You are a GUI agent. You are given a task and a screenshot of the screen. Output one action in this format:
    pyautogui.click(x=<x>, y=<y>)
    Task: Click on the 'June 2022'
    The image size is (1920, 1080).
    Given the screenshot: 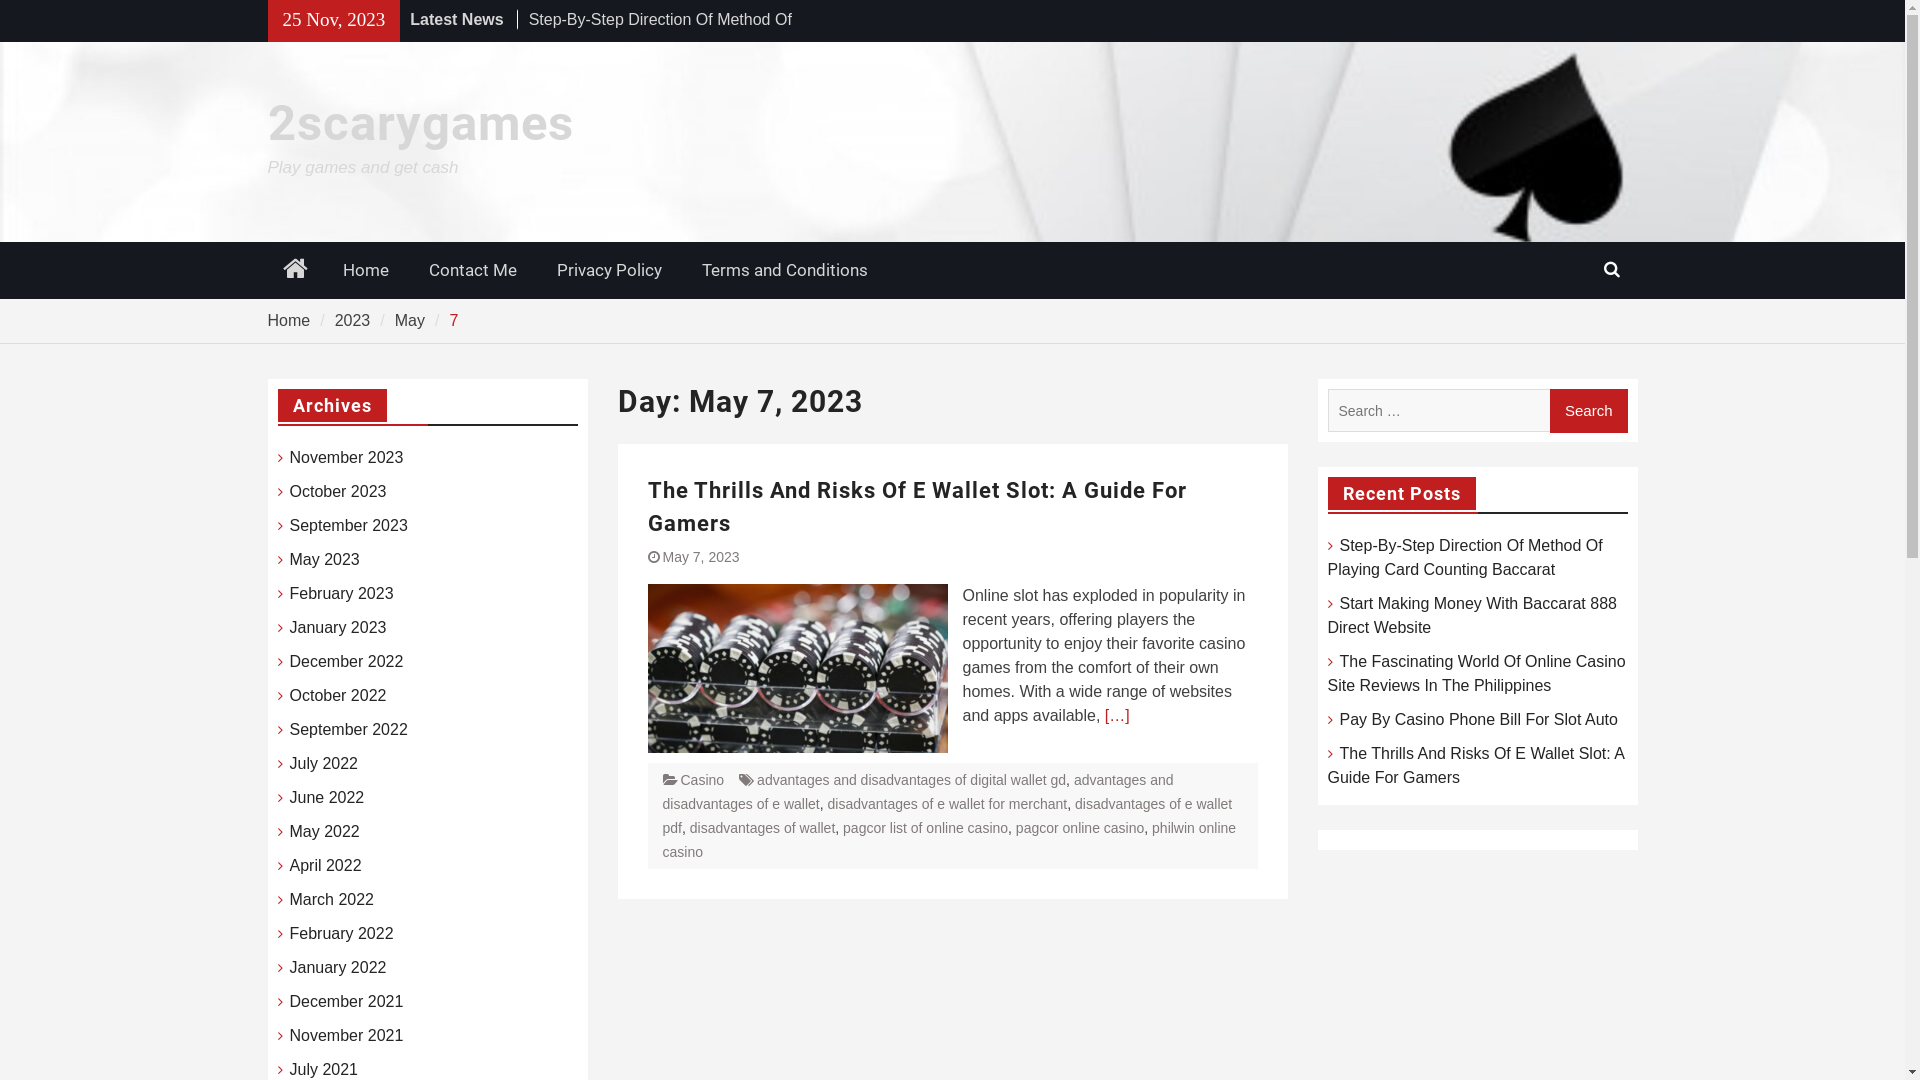 What is the action you would take?
    pyautogui.click(x=327, y=797)
    